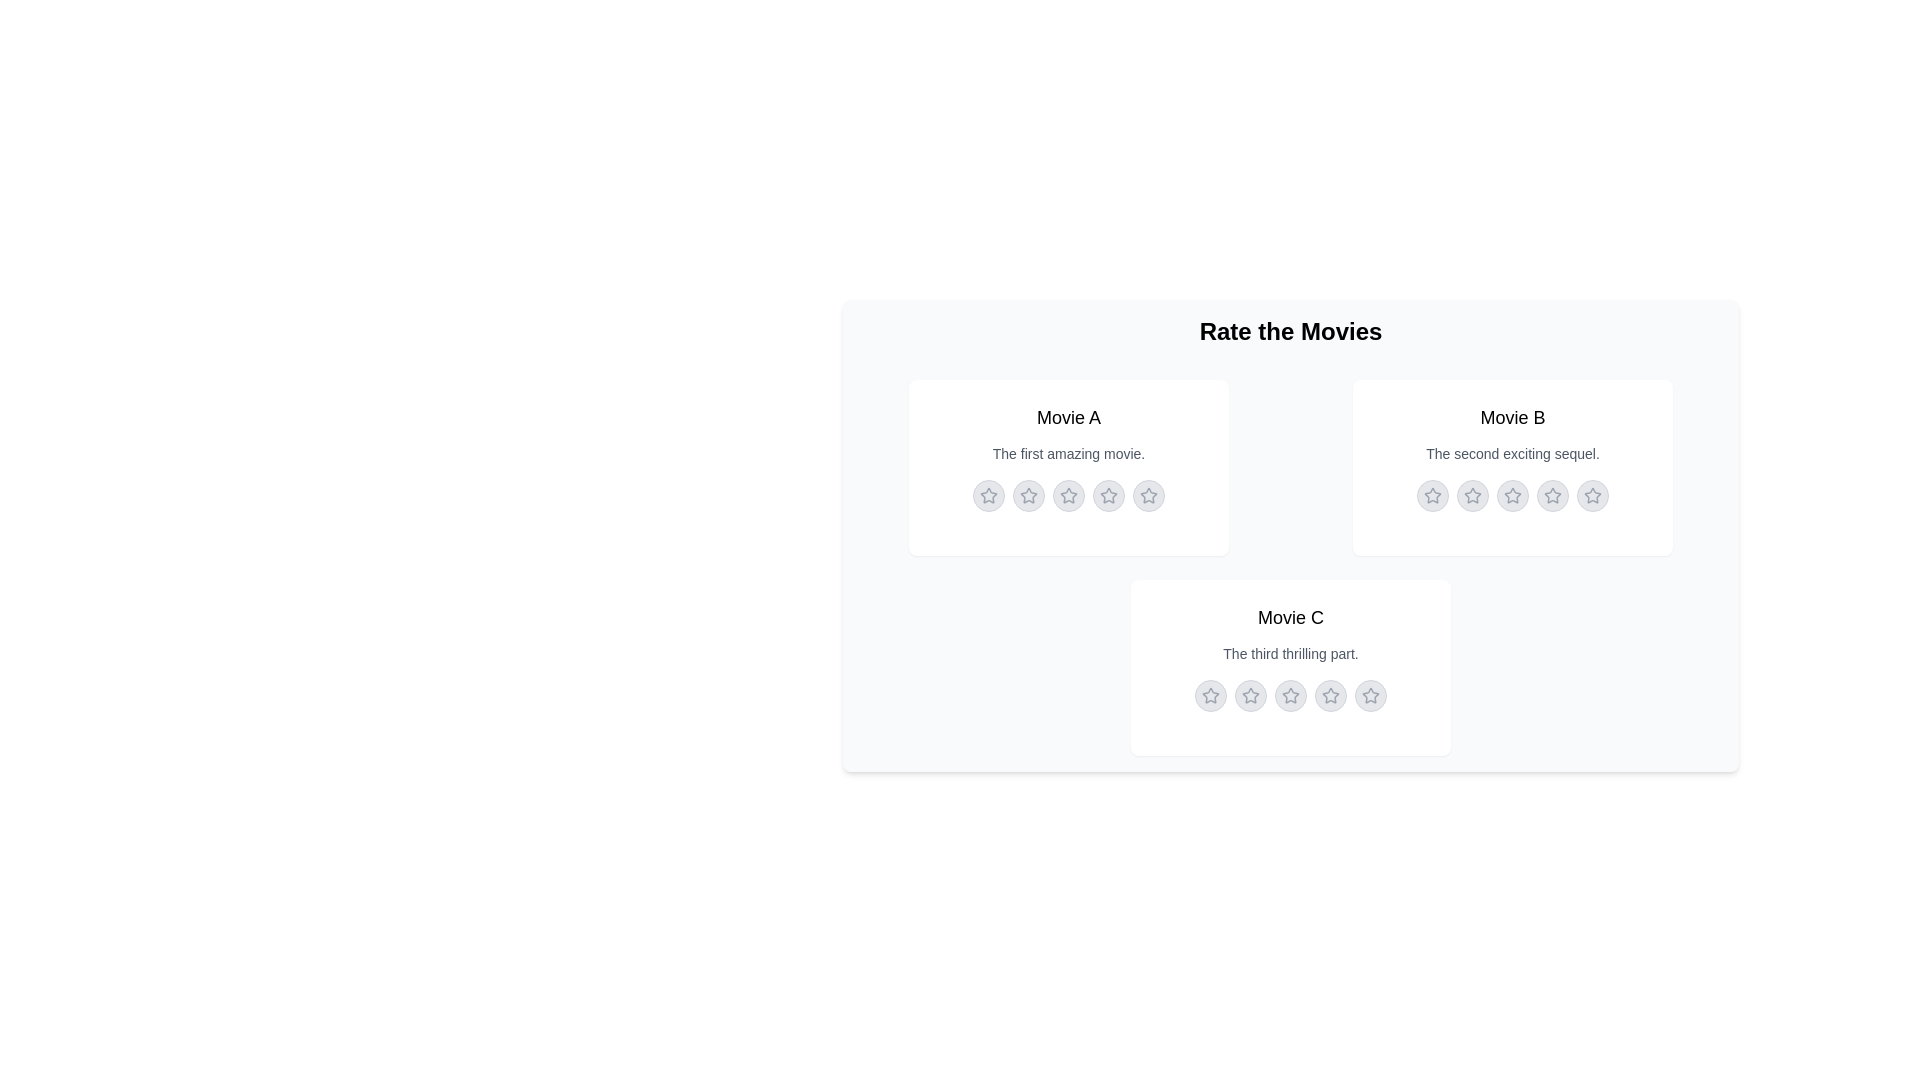 The height and width of the screenshot is (1080, 1920). Describe the element at coordinates (1250, 694) in the screenshot. I see `the first star icon in the rating system for 'Movie C', which is located within a circular button in the 'Rate the Movies' interface` at that location.